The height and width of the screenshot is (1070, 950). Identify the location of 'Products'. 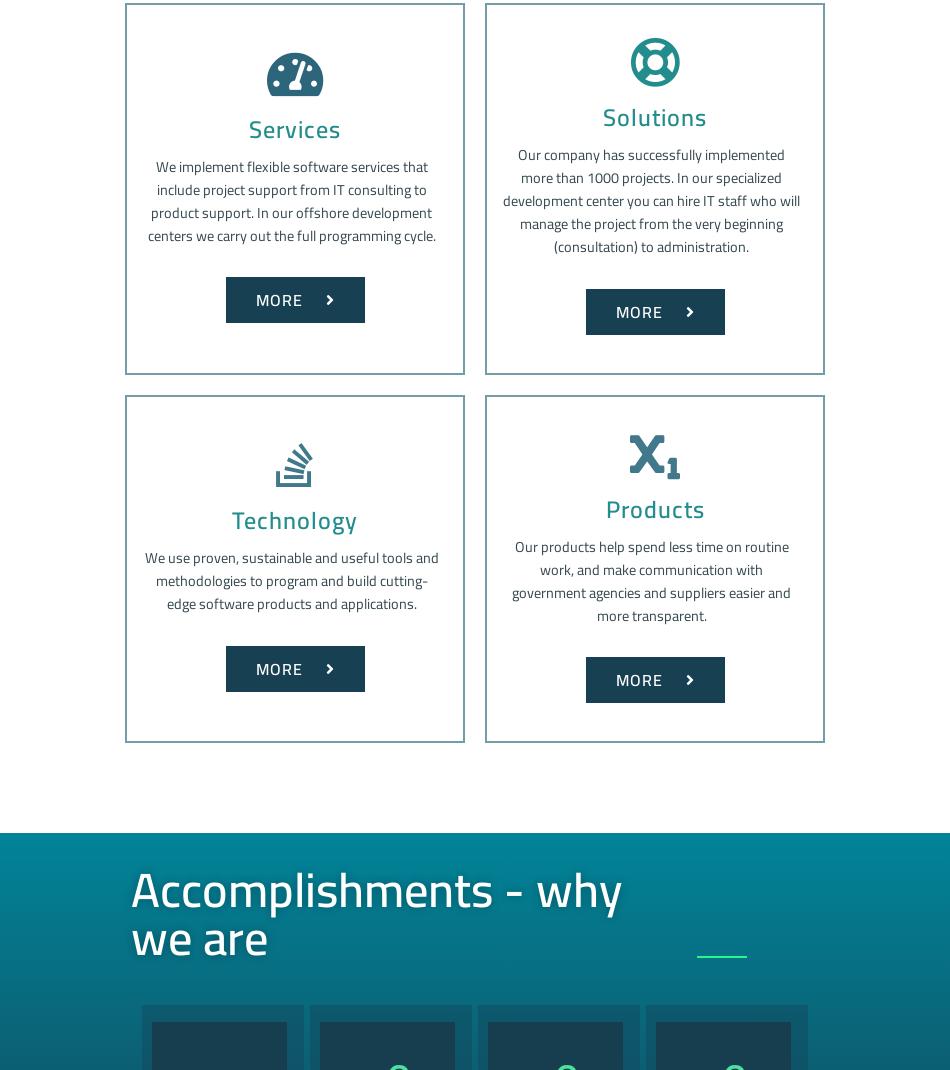
(654, 508).